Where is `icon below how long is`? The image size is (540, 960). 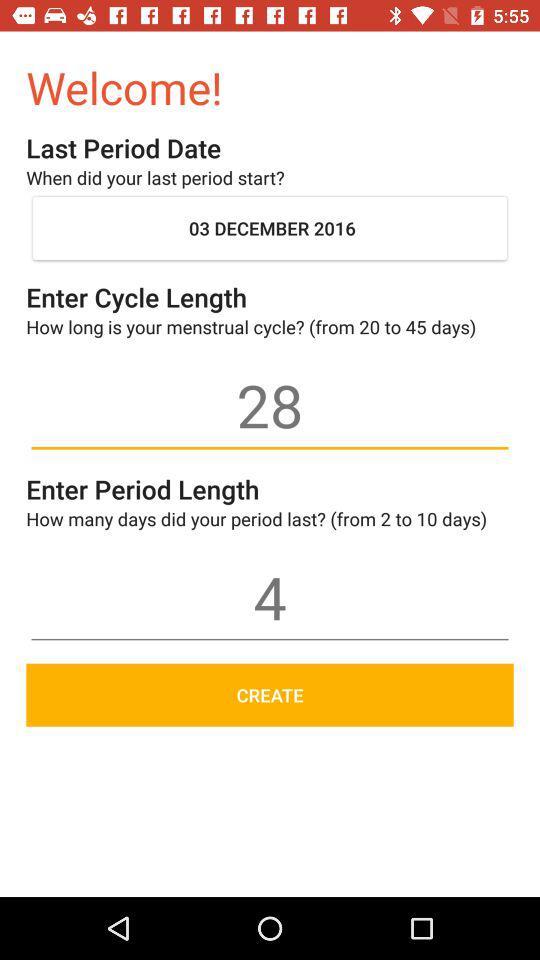 icon below how long is is located at coordinates (270, 404).